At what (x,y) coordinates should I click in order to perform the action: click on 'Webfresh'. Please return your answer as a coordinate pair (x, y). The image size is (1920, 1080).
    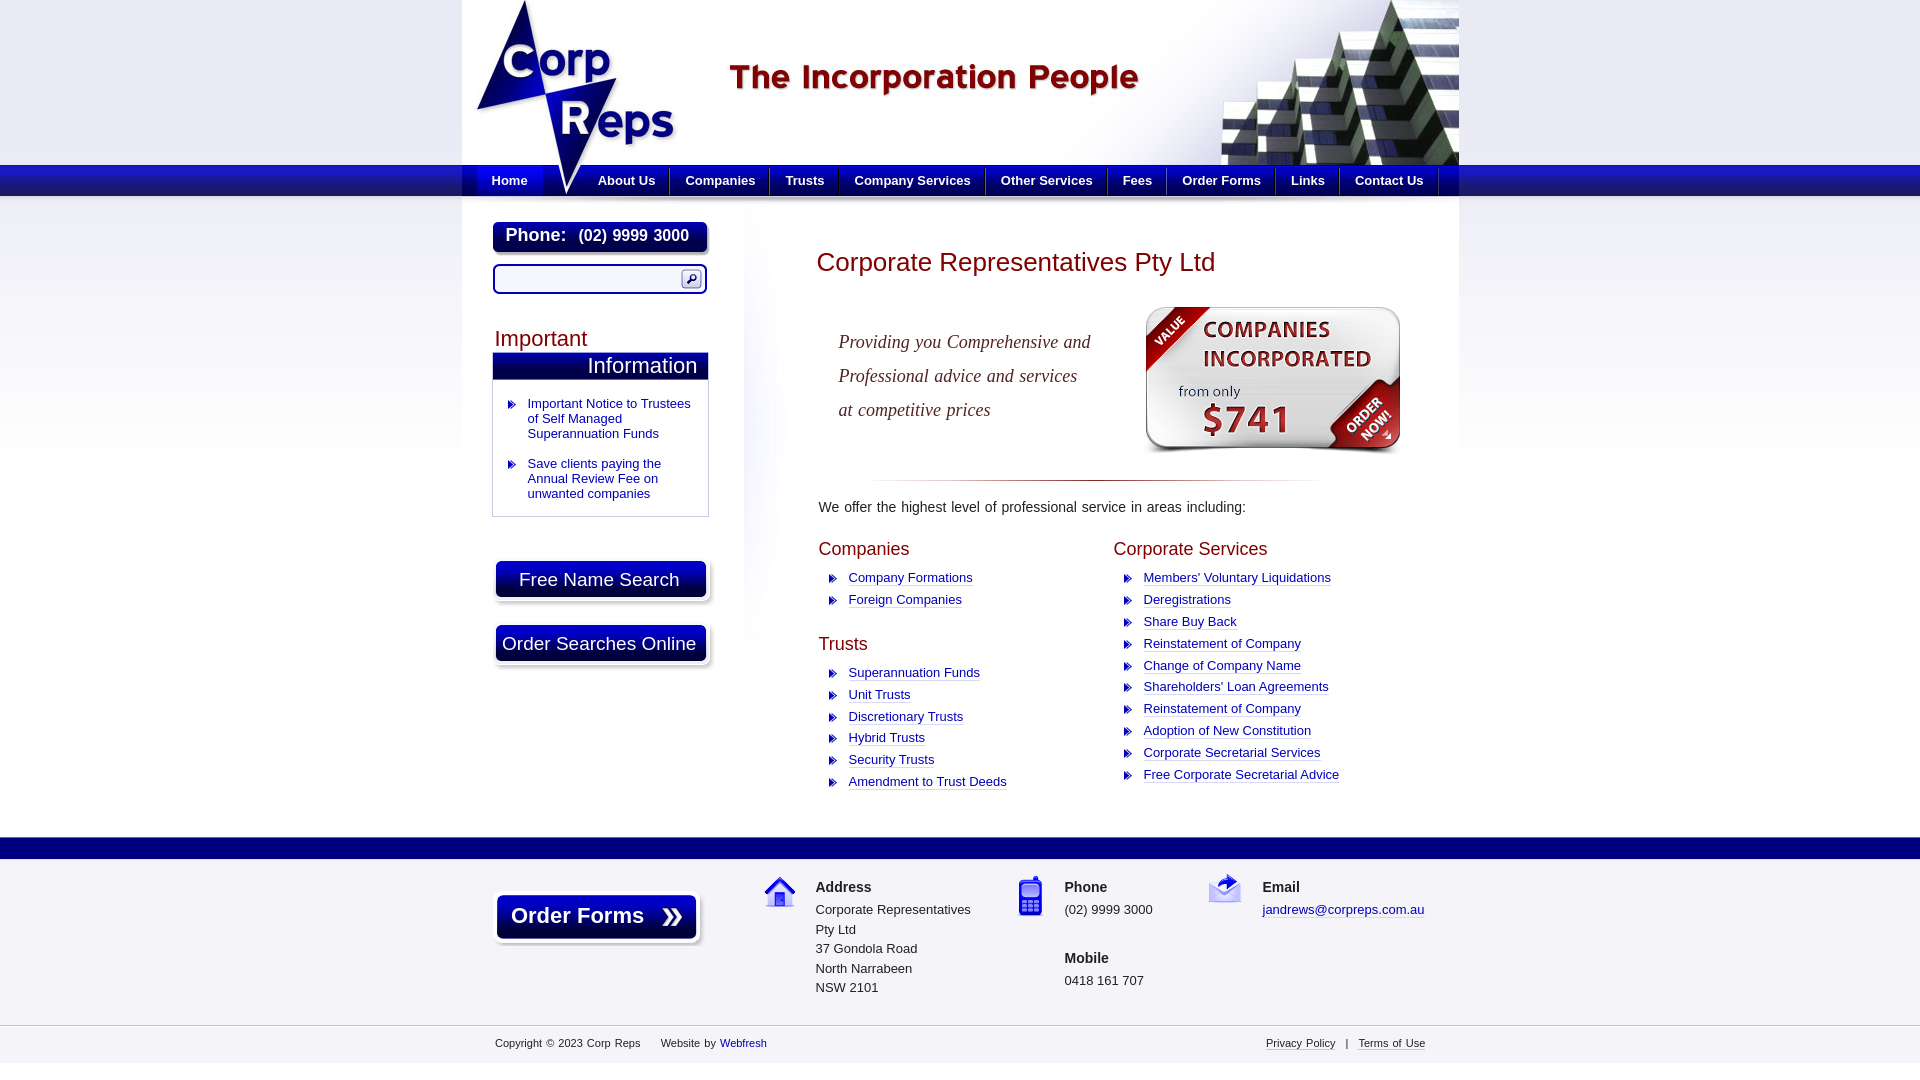
    Looking at the image, I should click on (720, 1041).